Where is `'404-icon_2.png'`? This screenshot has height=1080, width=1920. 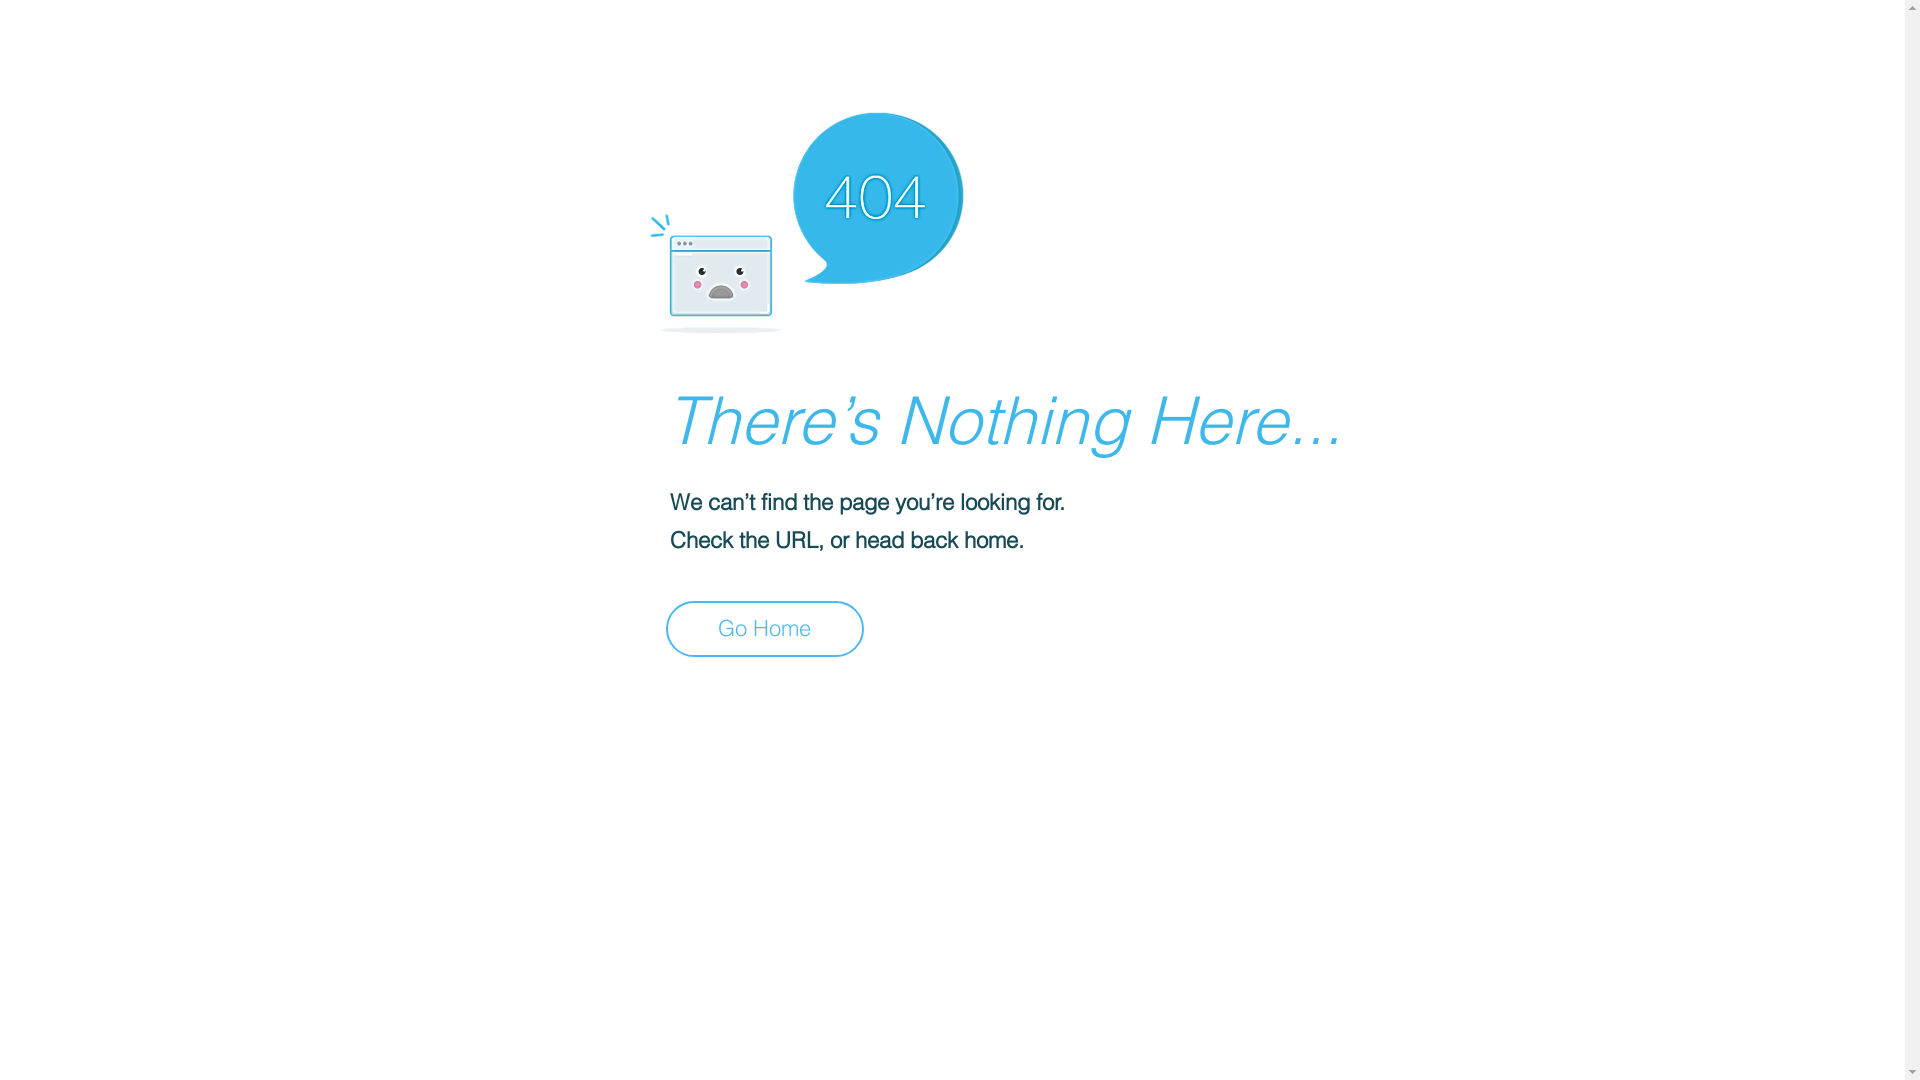 '404-icon_2.png' is located at coordinates (805, 217).